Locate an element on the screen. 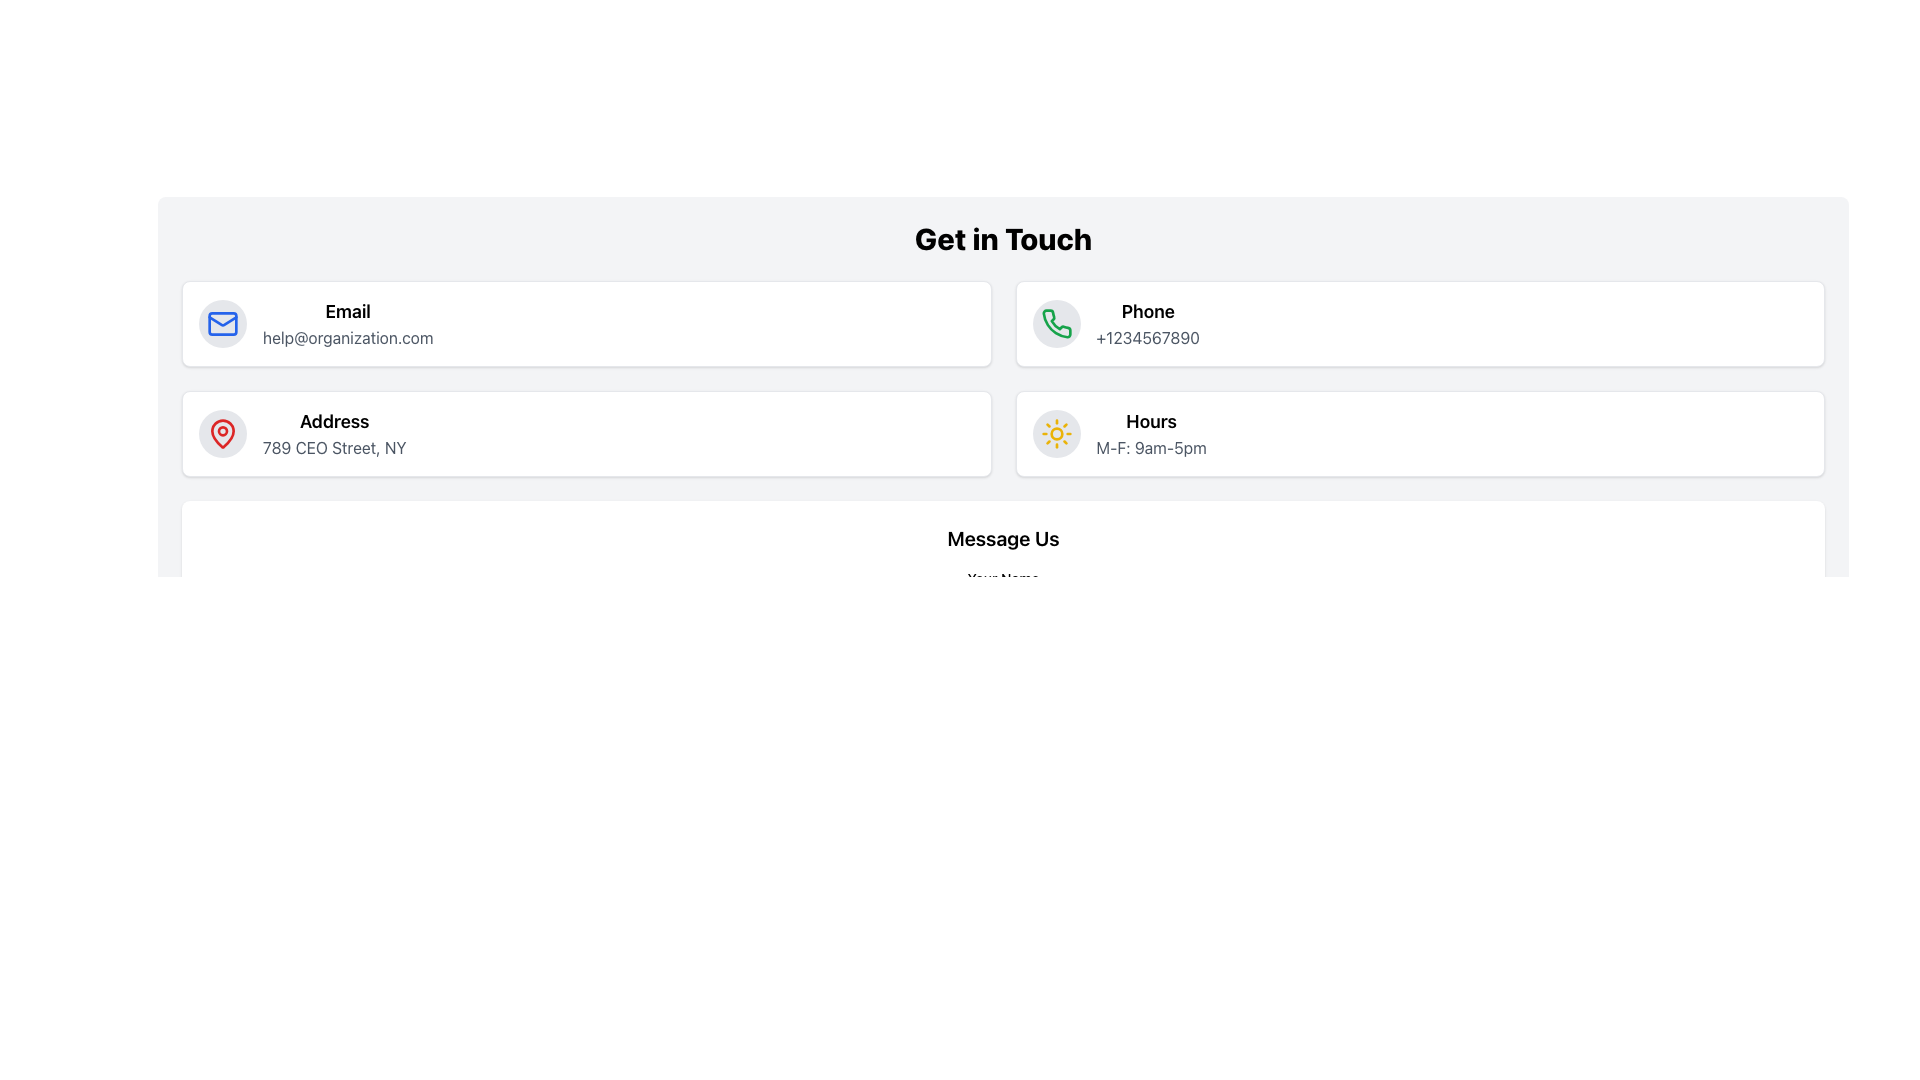 This screenshot has height=1080, width=1920. the contact phone number display located in the right-hand section of the 'Get in Touch' panel, next to the green phone icon and under the header text is located at coordinates (1148, 323).